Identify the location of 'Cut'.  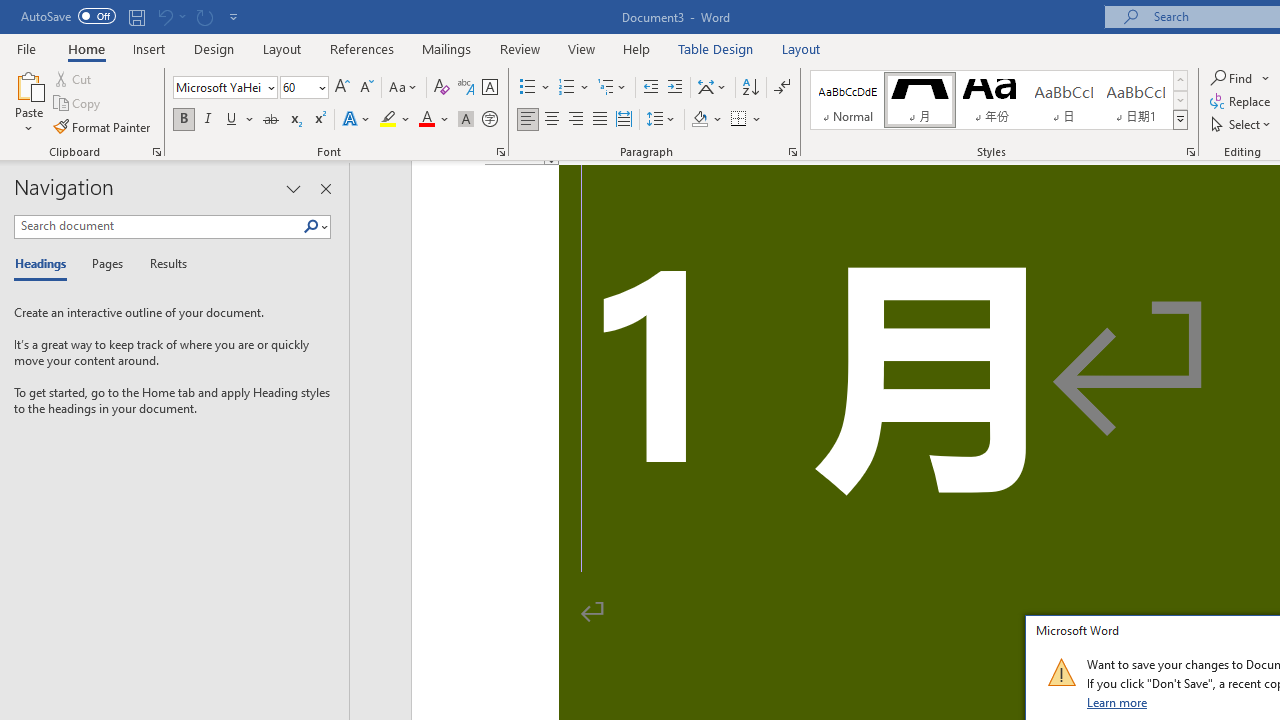
(74, 78).